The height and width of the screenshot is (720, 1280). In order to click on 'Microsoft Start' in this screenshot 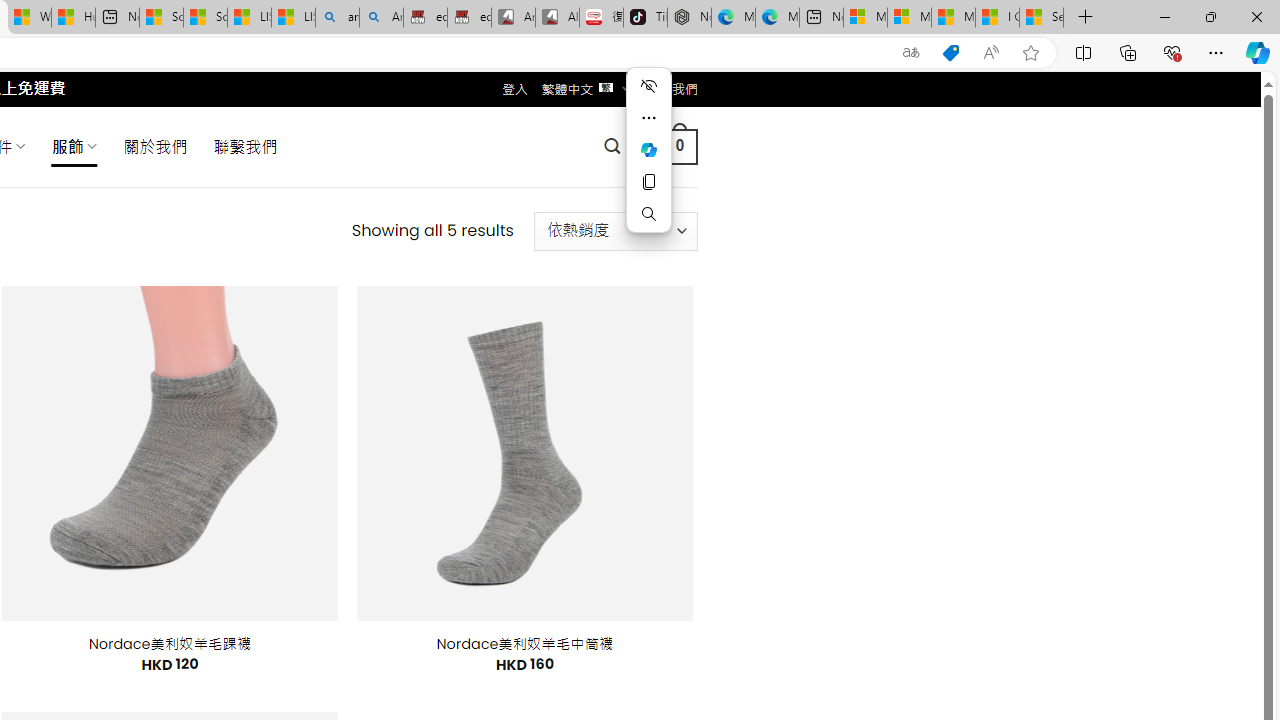, I will do `click(952, 17)`.